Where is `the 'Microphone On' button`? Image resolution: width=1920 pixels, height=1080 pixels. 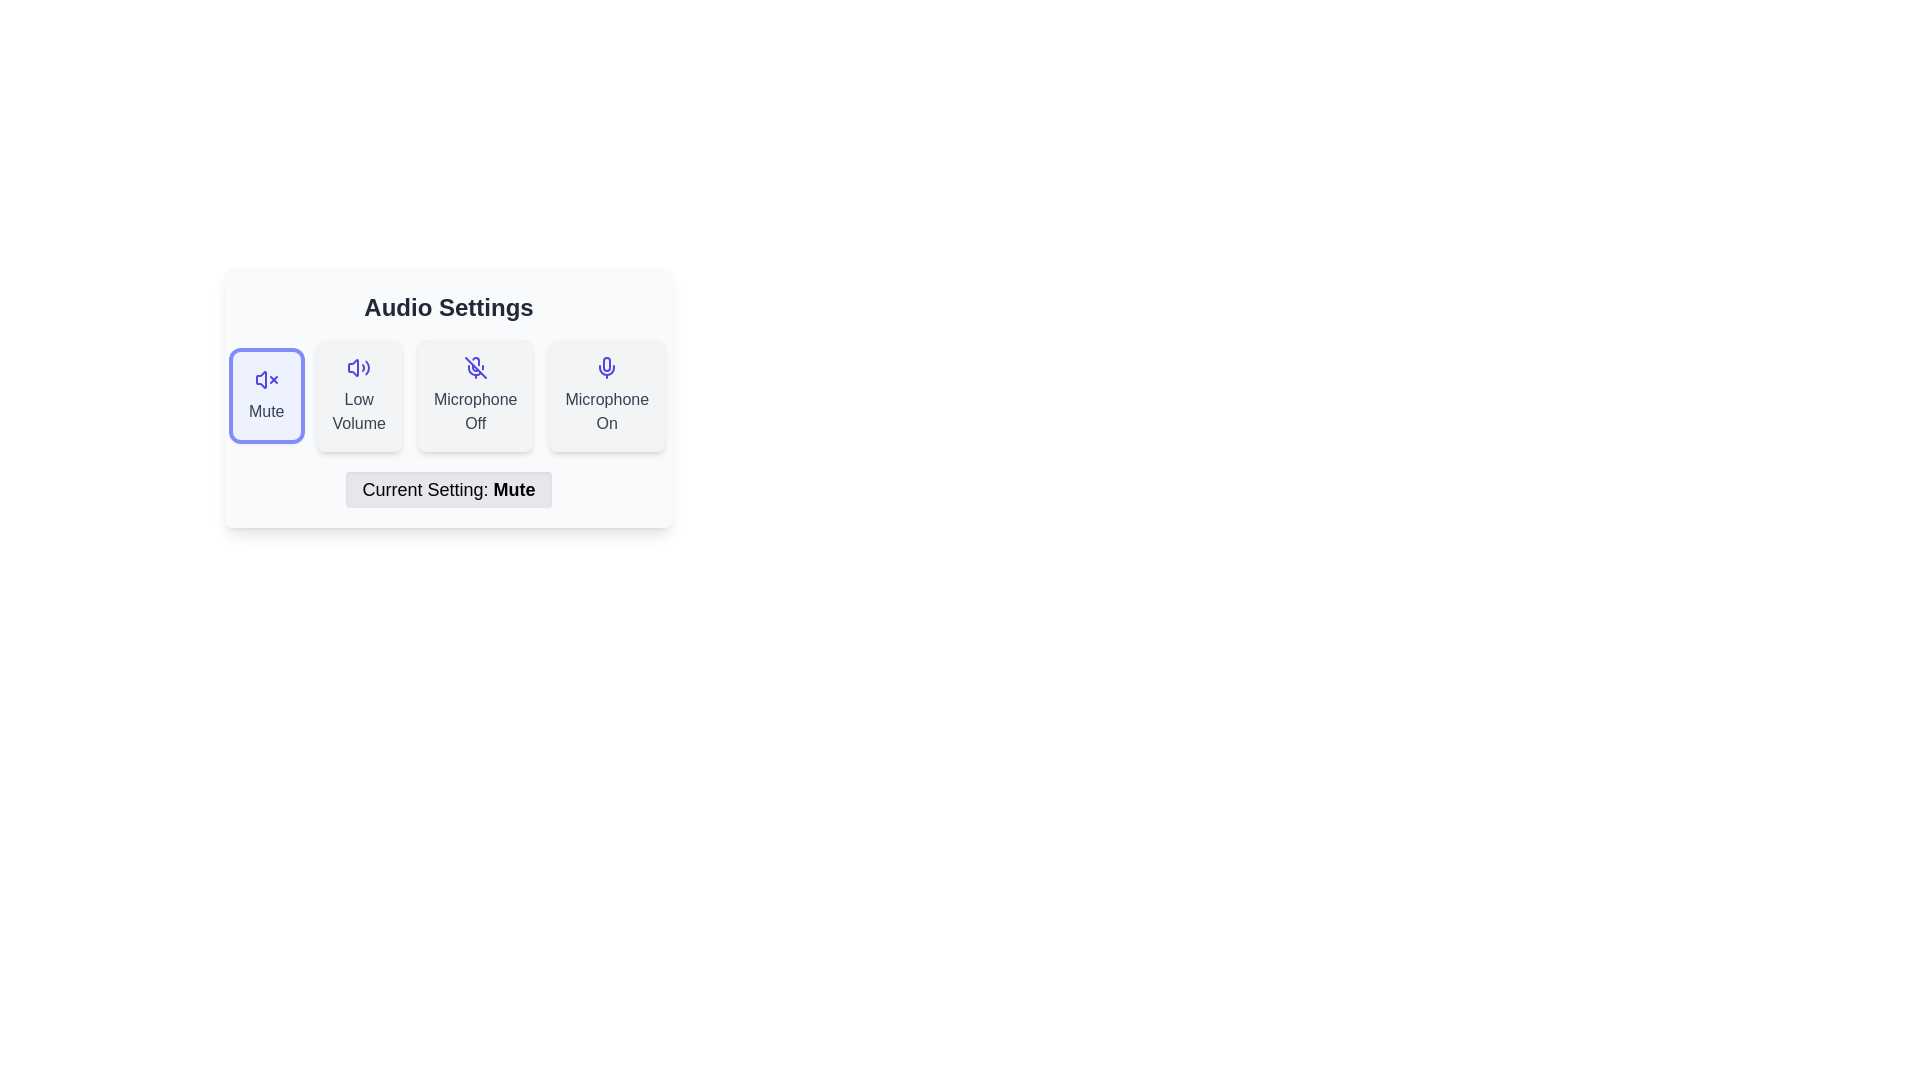 the 'Microphone On' button is located at coordinates (606, 396).